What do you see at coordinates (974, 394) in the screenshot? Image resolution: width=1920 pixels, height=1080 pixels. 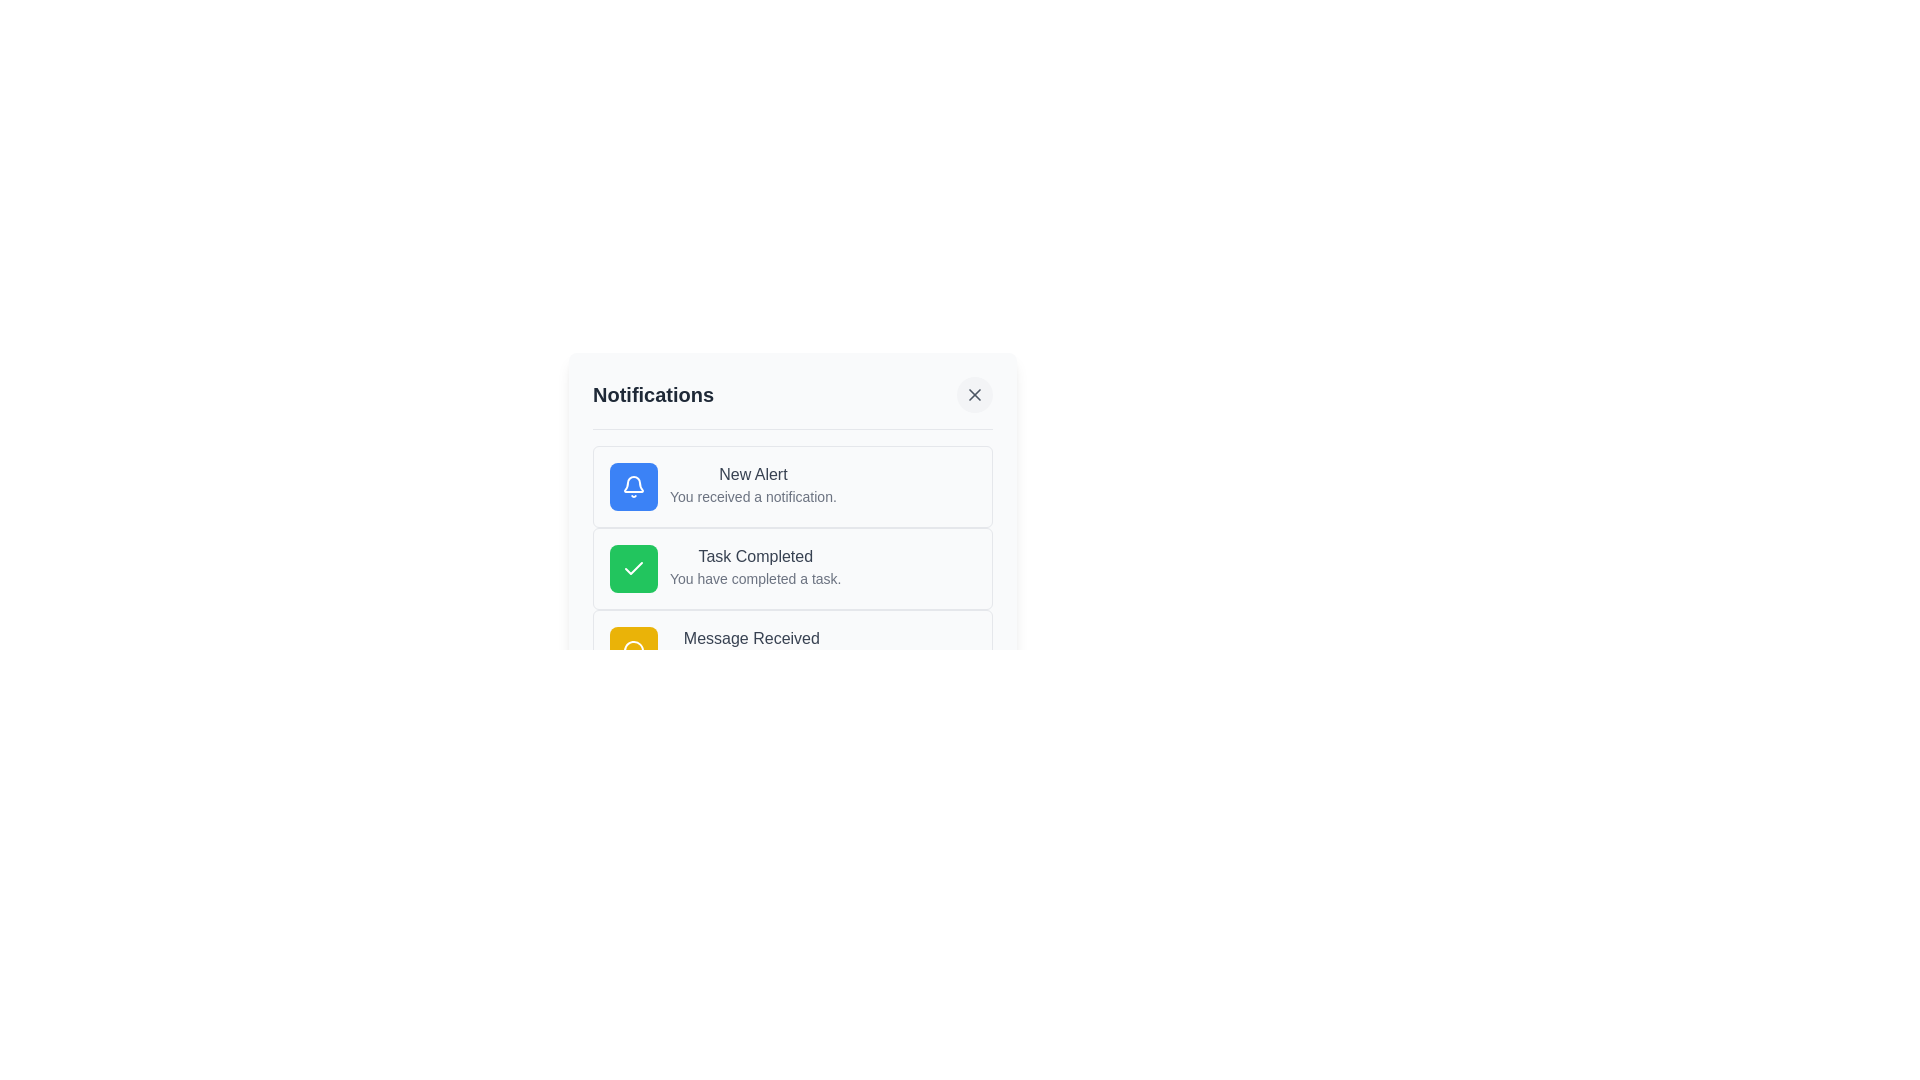 I see `the dismiss icon located in the top-right corner of the notifications section, which serves` at bounding box center [974, 394].